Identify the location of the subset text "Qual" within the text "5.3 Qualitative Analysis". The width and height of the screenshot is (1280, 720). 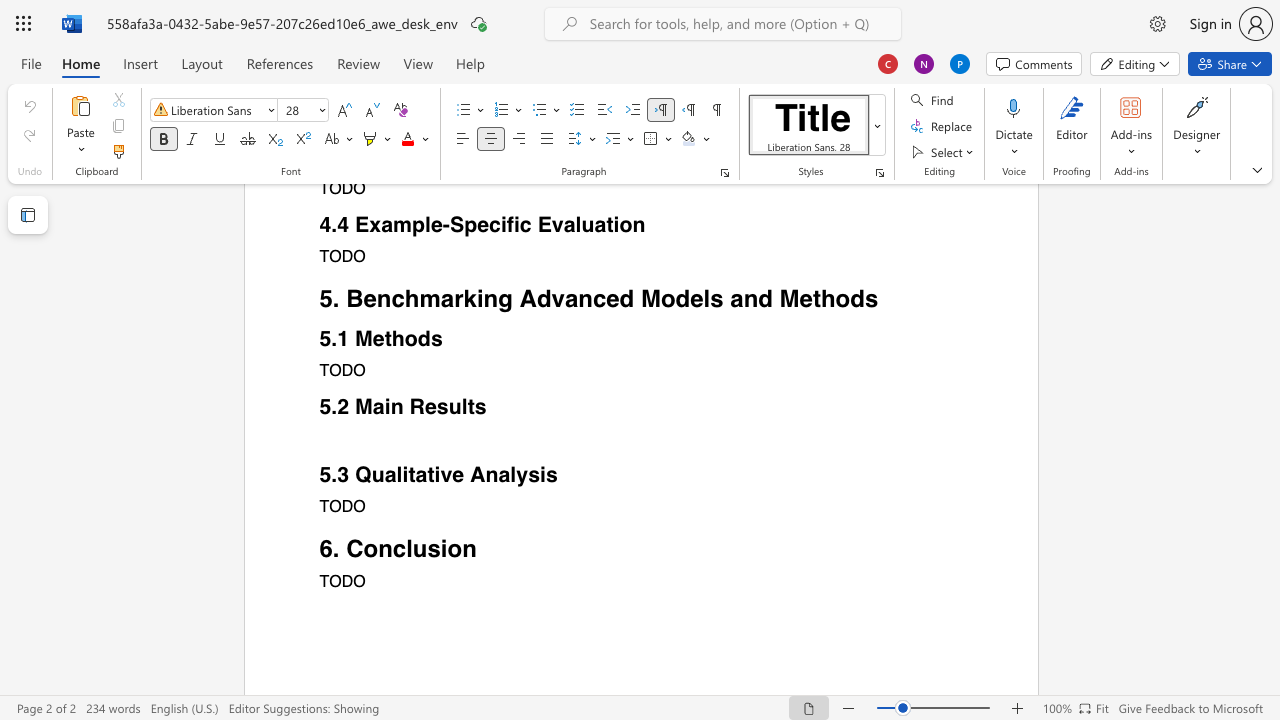
(355, 475).